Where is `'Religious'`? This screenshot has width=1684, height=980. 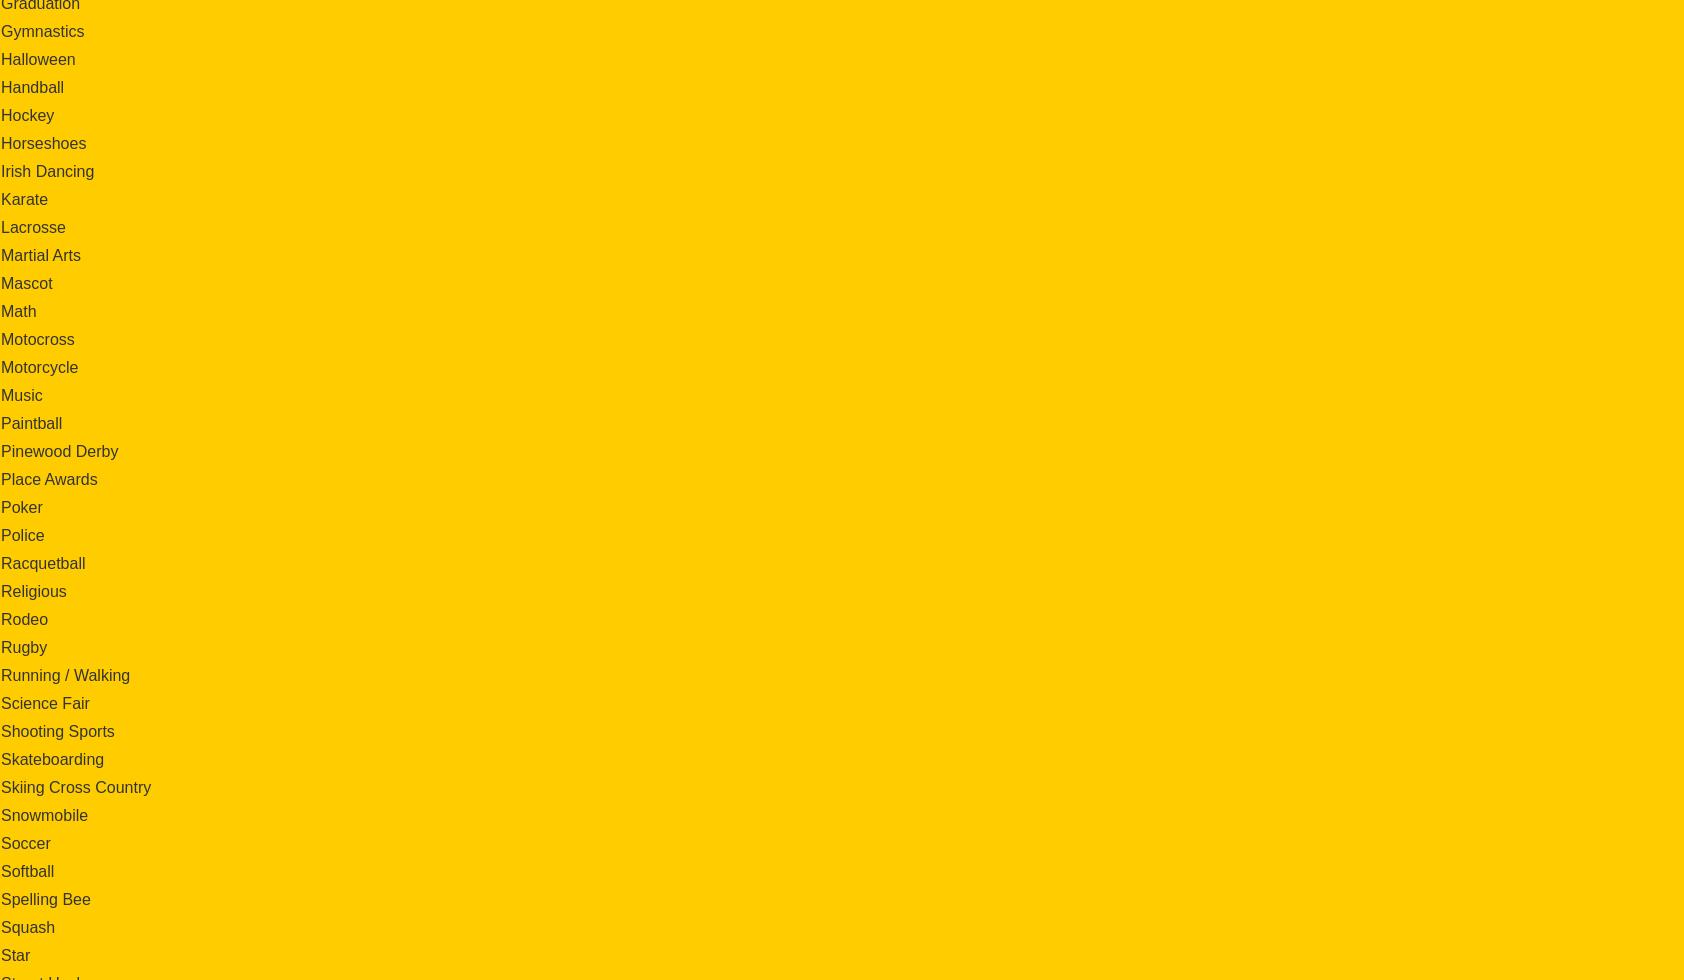
'Religious' is located at coordinates (32, 590).